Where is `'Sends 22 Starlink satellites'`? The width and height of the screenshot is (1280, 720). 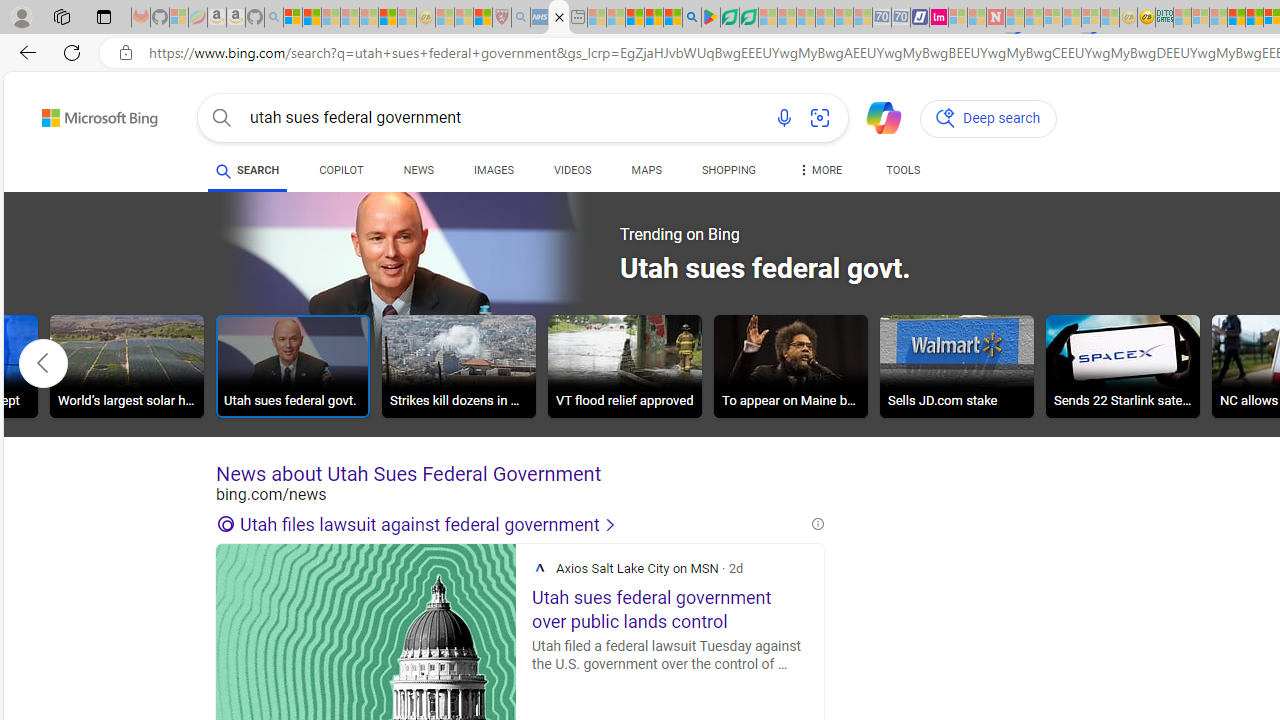
'Sends 22 Starlink satellites' is located at coordinates (1123, 369).